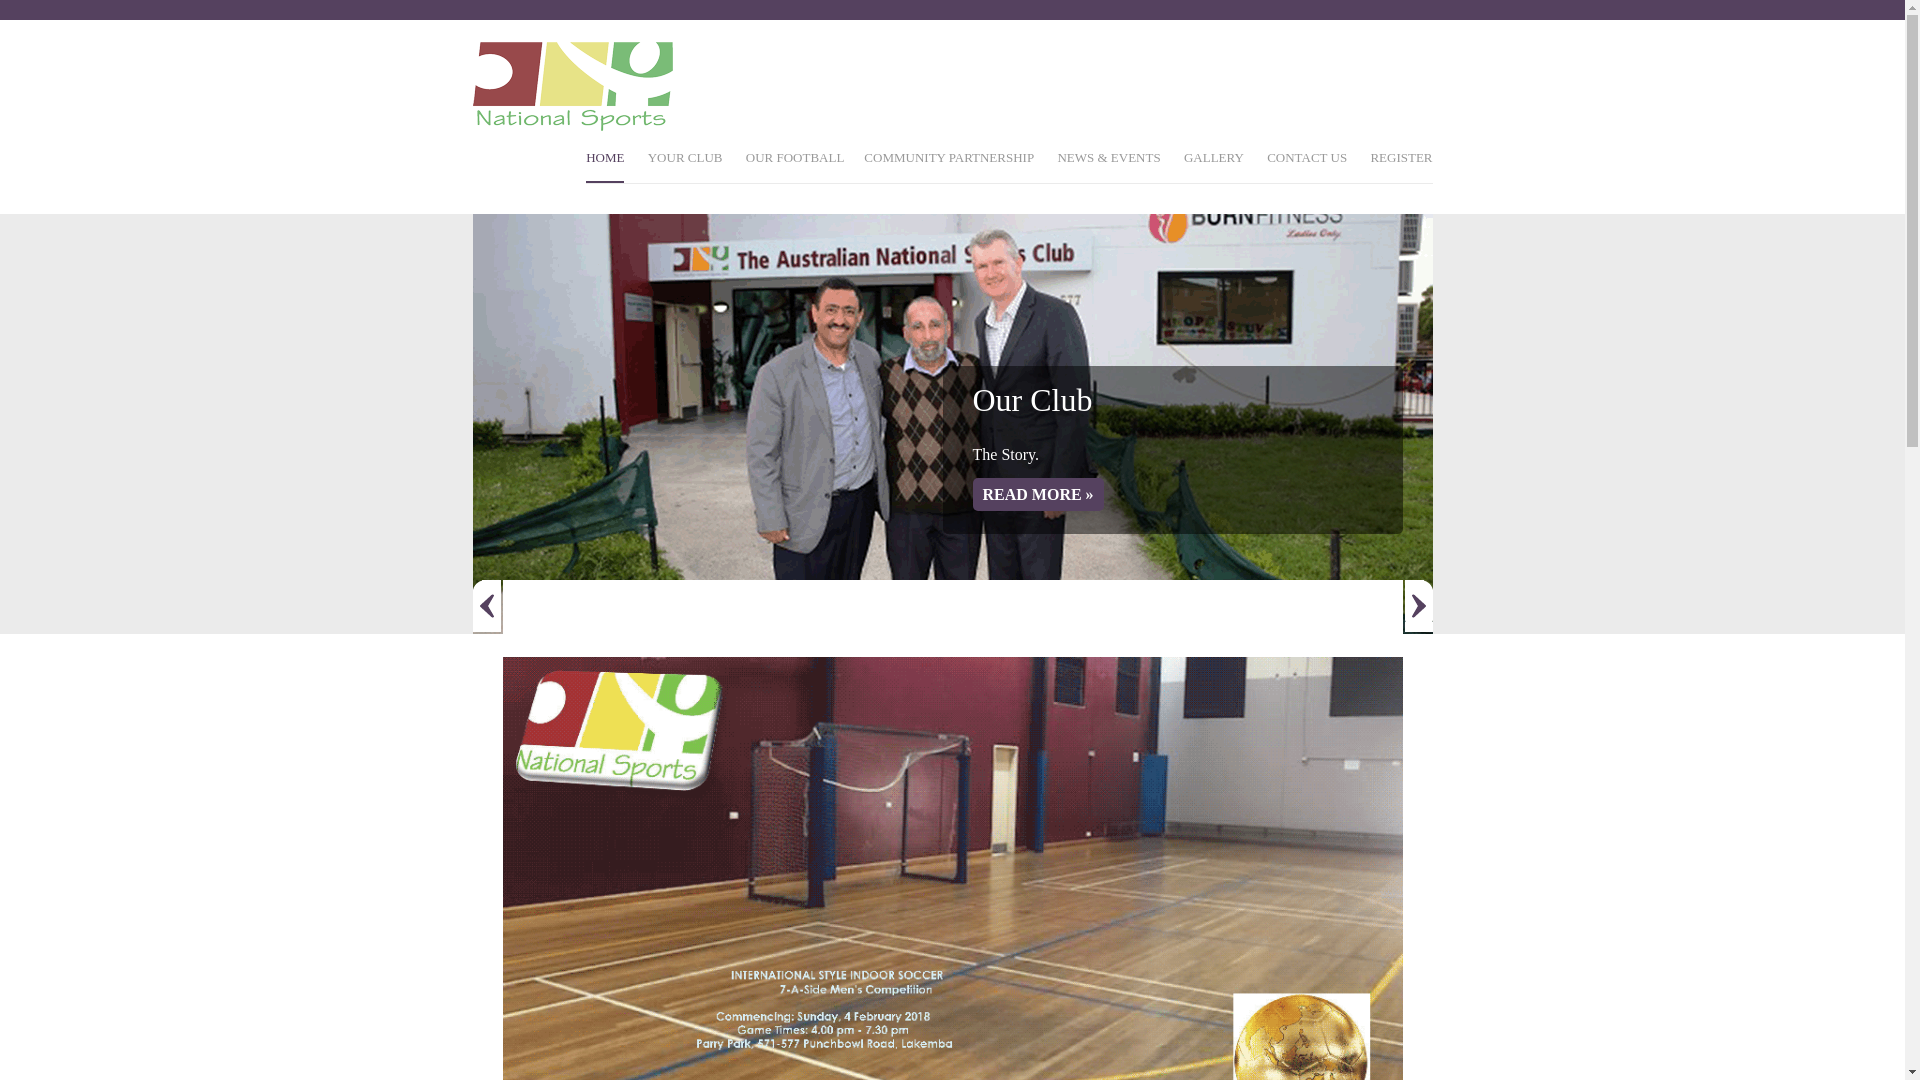 This screenshot has width=1920, height=1080. I want to click on 'NEWS & EVENTS', so click(1107, 165).